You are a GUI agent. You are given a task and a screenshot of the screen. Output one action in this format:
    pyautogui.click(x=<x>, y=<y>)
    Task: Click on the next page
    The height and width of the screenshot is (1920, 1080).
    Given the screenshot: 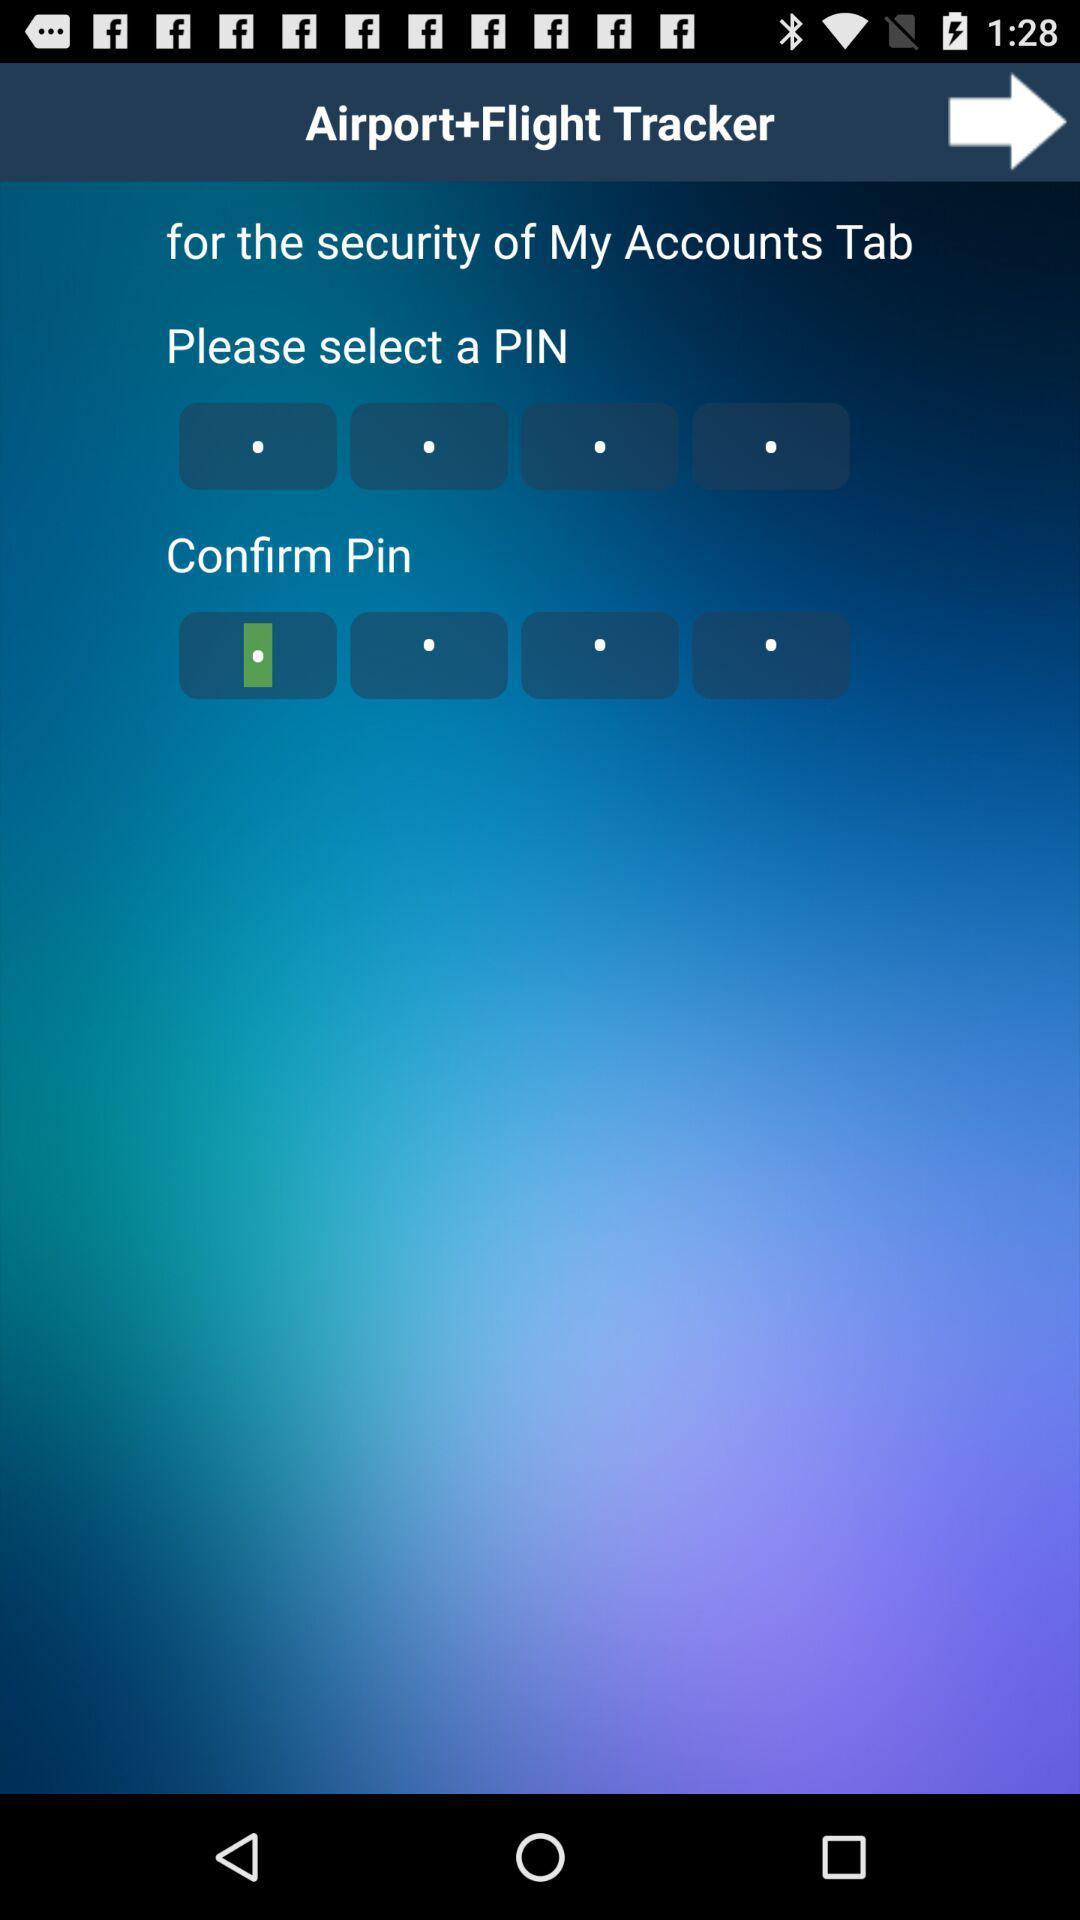 What is the action you would take?
    pyautogui.click(x=1007, y=120)
    